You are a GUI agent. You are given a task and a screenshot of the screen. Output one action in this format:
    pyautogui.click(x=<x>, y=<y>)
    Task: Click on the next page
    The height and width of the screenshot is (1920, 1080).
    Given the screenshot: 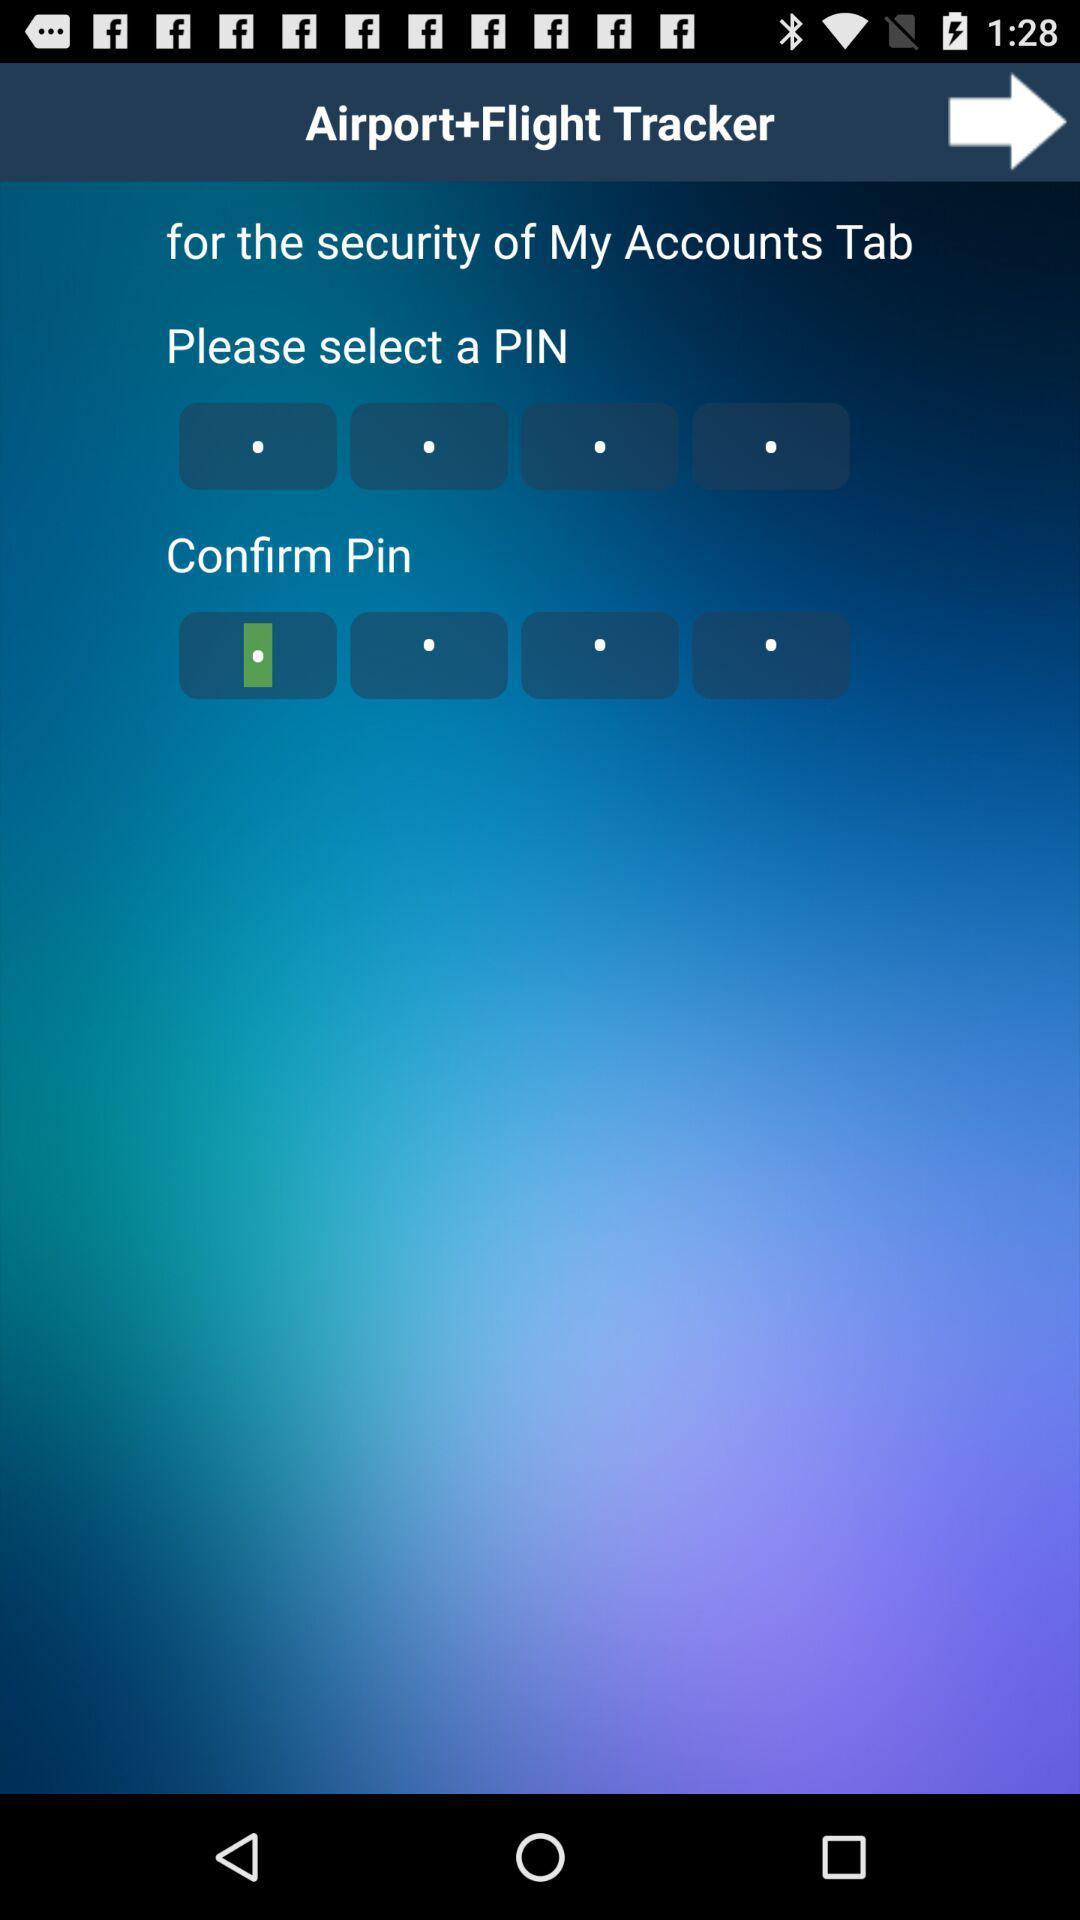 What is the action you would take?
    pyautogui.click(x=1007, y=120)
    